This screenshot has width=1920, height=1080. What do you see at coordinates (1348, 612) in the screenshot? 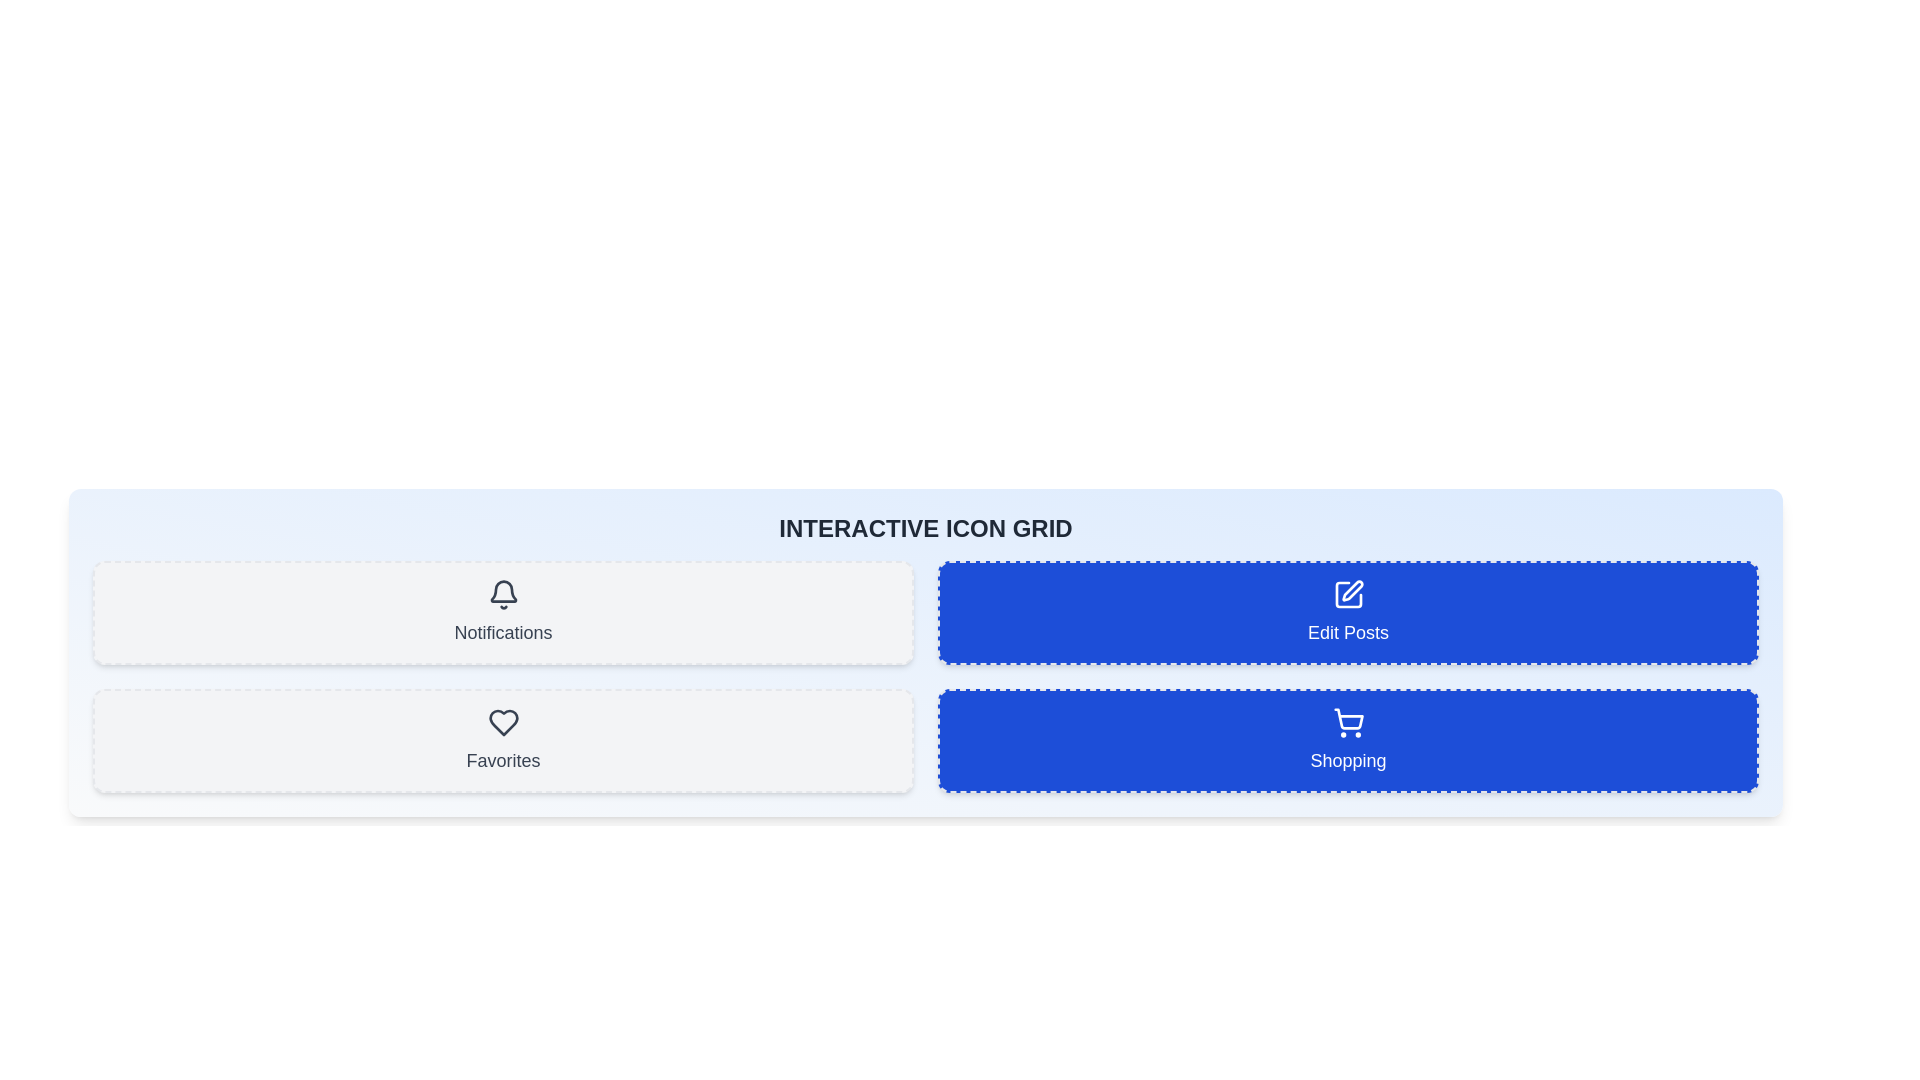
I see `the grid item labeled Edit Posts to observe the hover effect` at bounding box center [1348, 612].